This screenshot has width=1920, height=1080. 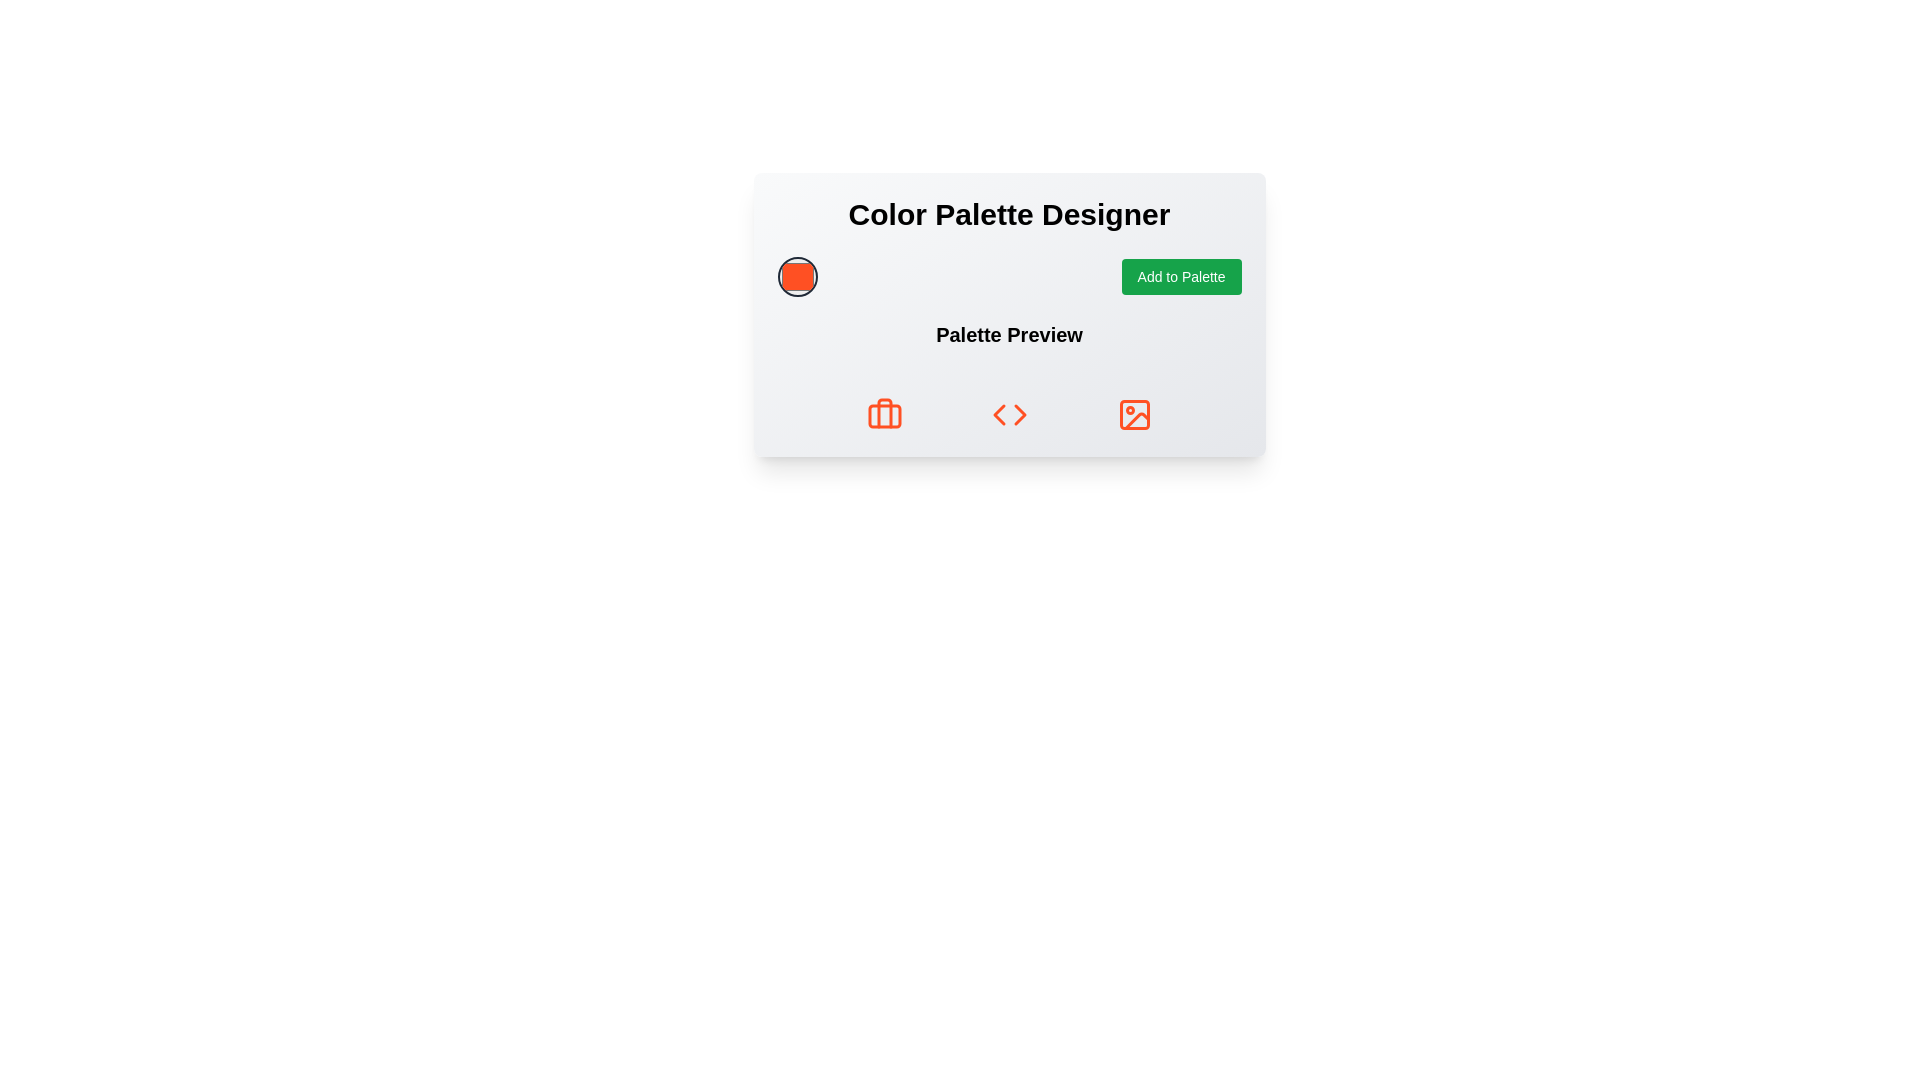 I want to click on the vertical rectangular icon representing a handle or bar within the briefcase icon, located at the top center portion of the briefcase's outline, so click(x=883, y=412).